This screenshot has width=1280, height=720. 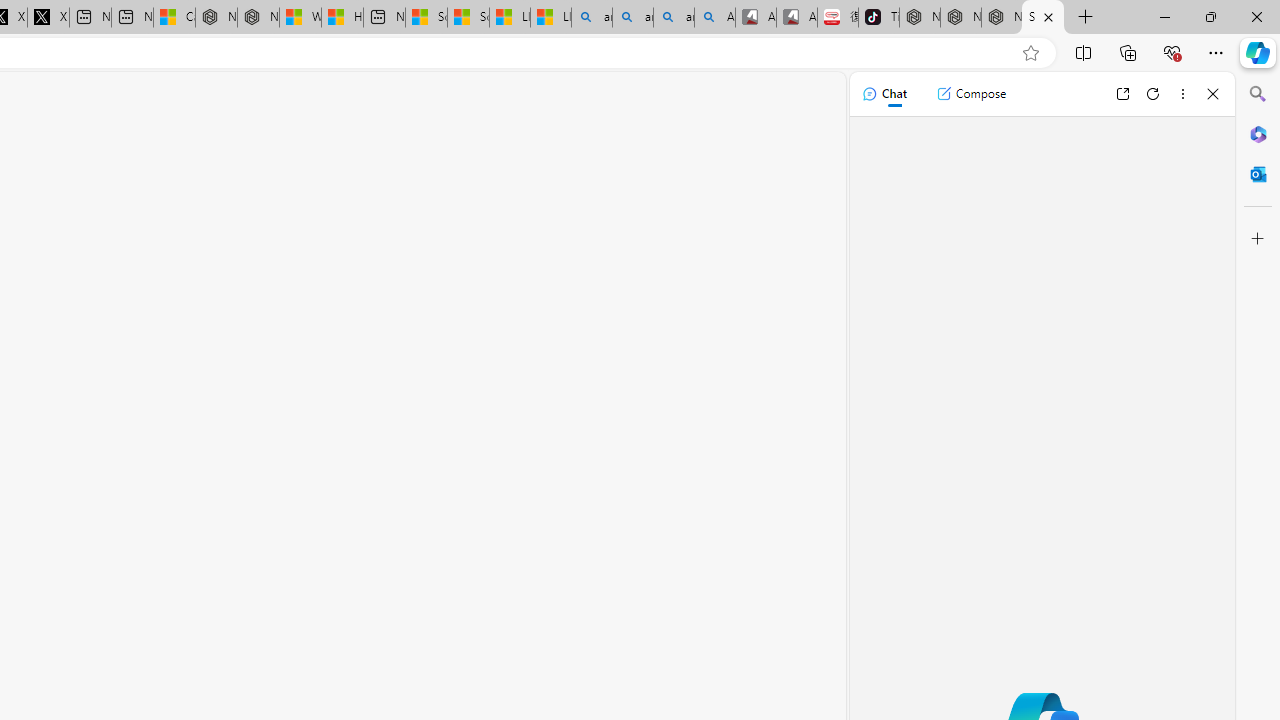 What do you see at coordinates (918, 17) in the screenshot?
I see `'Nordace - Best Sellers'` at bounding box center [918, 17].